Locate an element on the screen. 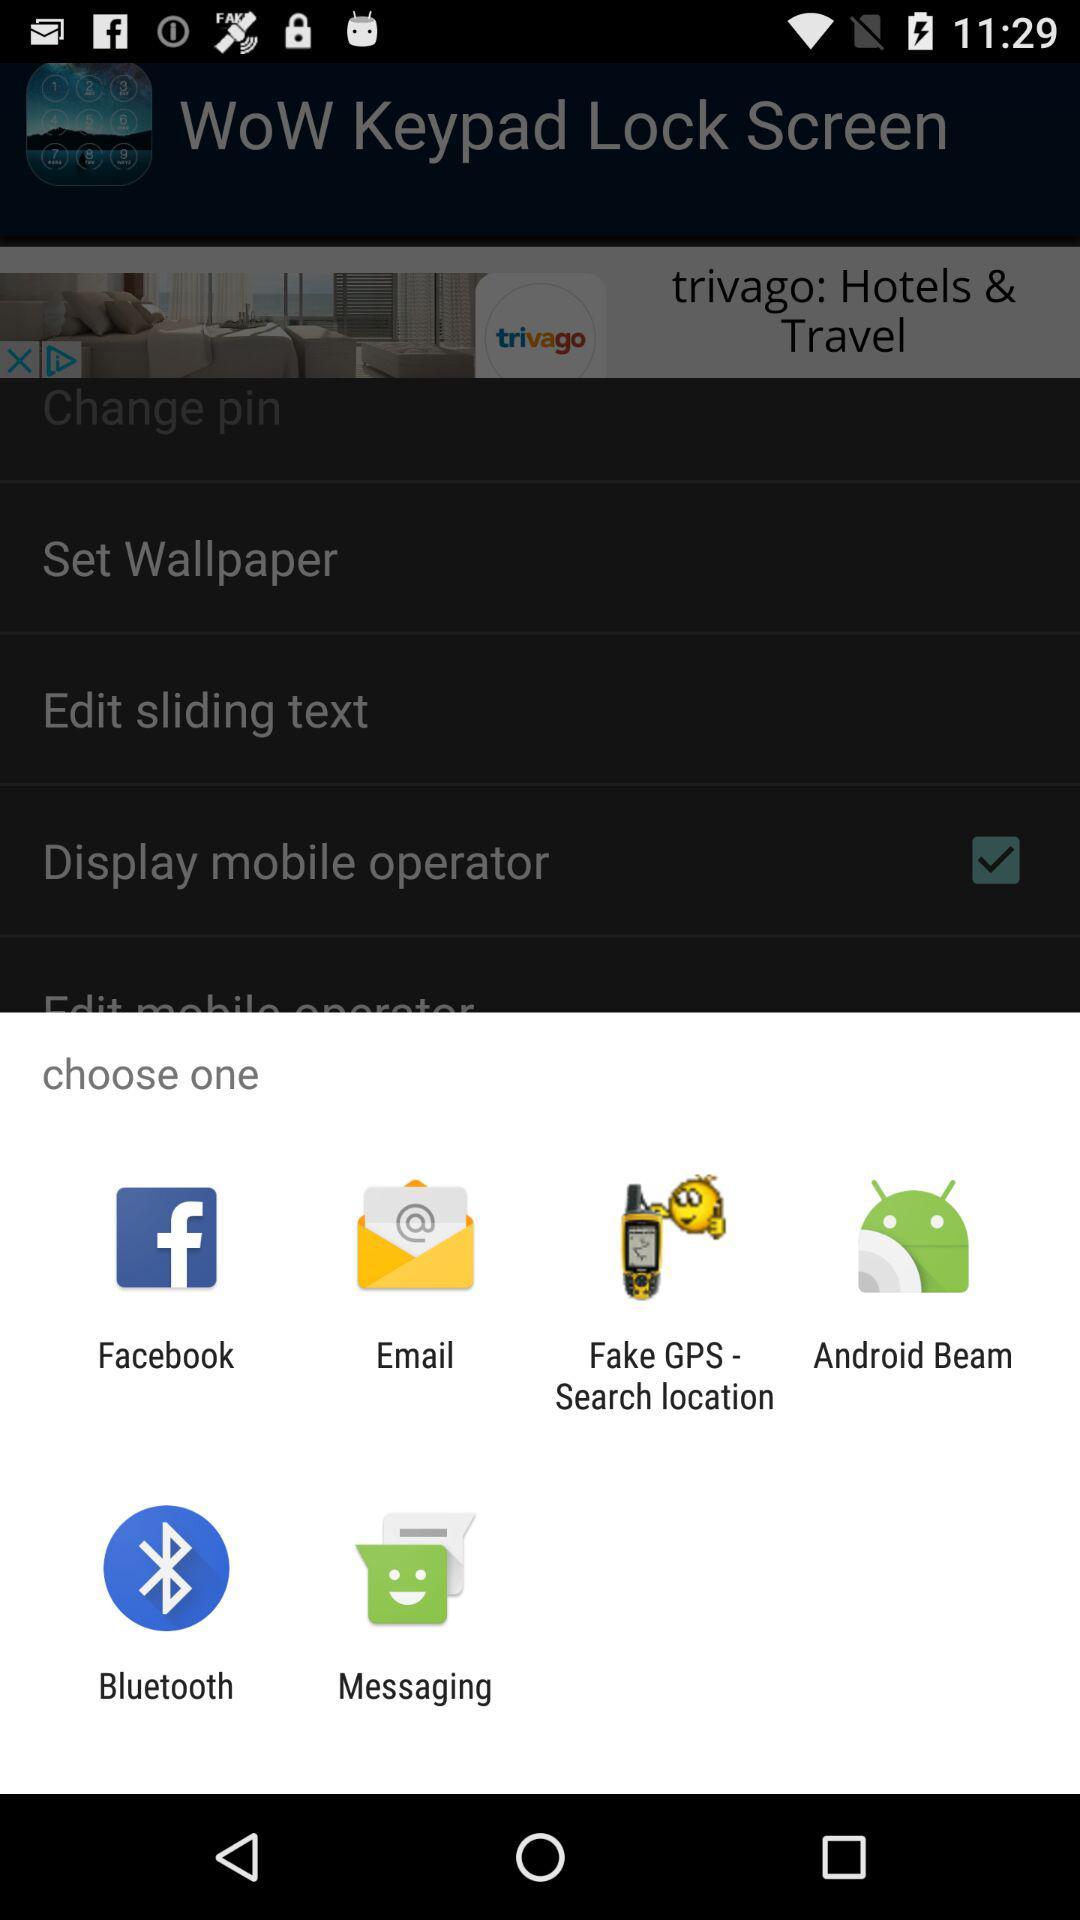 This screenshot has height=1920, width=1080. the bluetooth item is located at coordinates (165, 1705).